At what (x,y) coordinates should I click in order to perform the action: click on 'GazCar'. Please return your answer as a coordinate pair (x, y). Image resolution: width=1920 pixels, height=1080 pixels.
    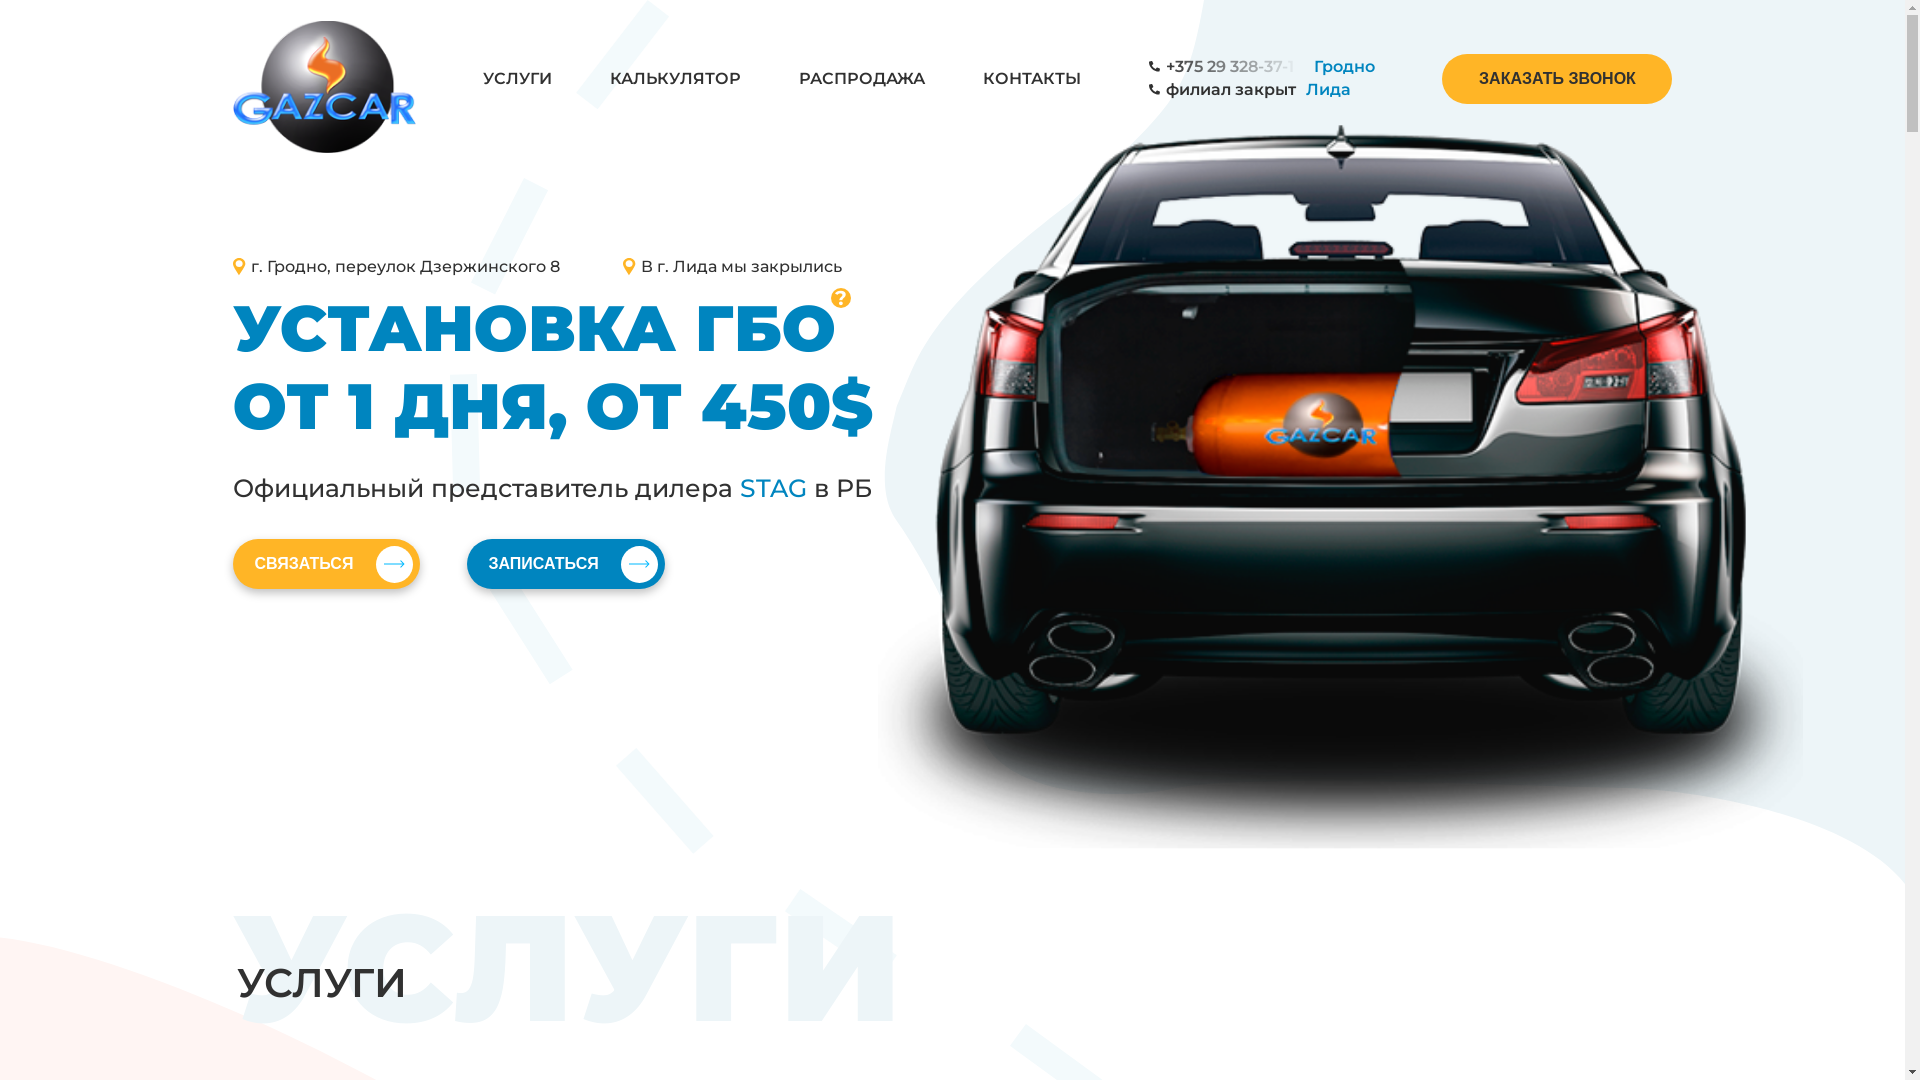
    Looking at the image, I should click on (323, 75).